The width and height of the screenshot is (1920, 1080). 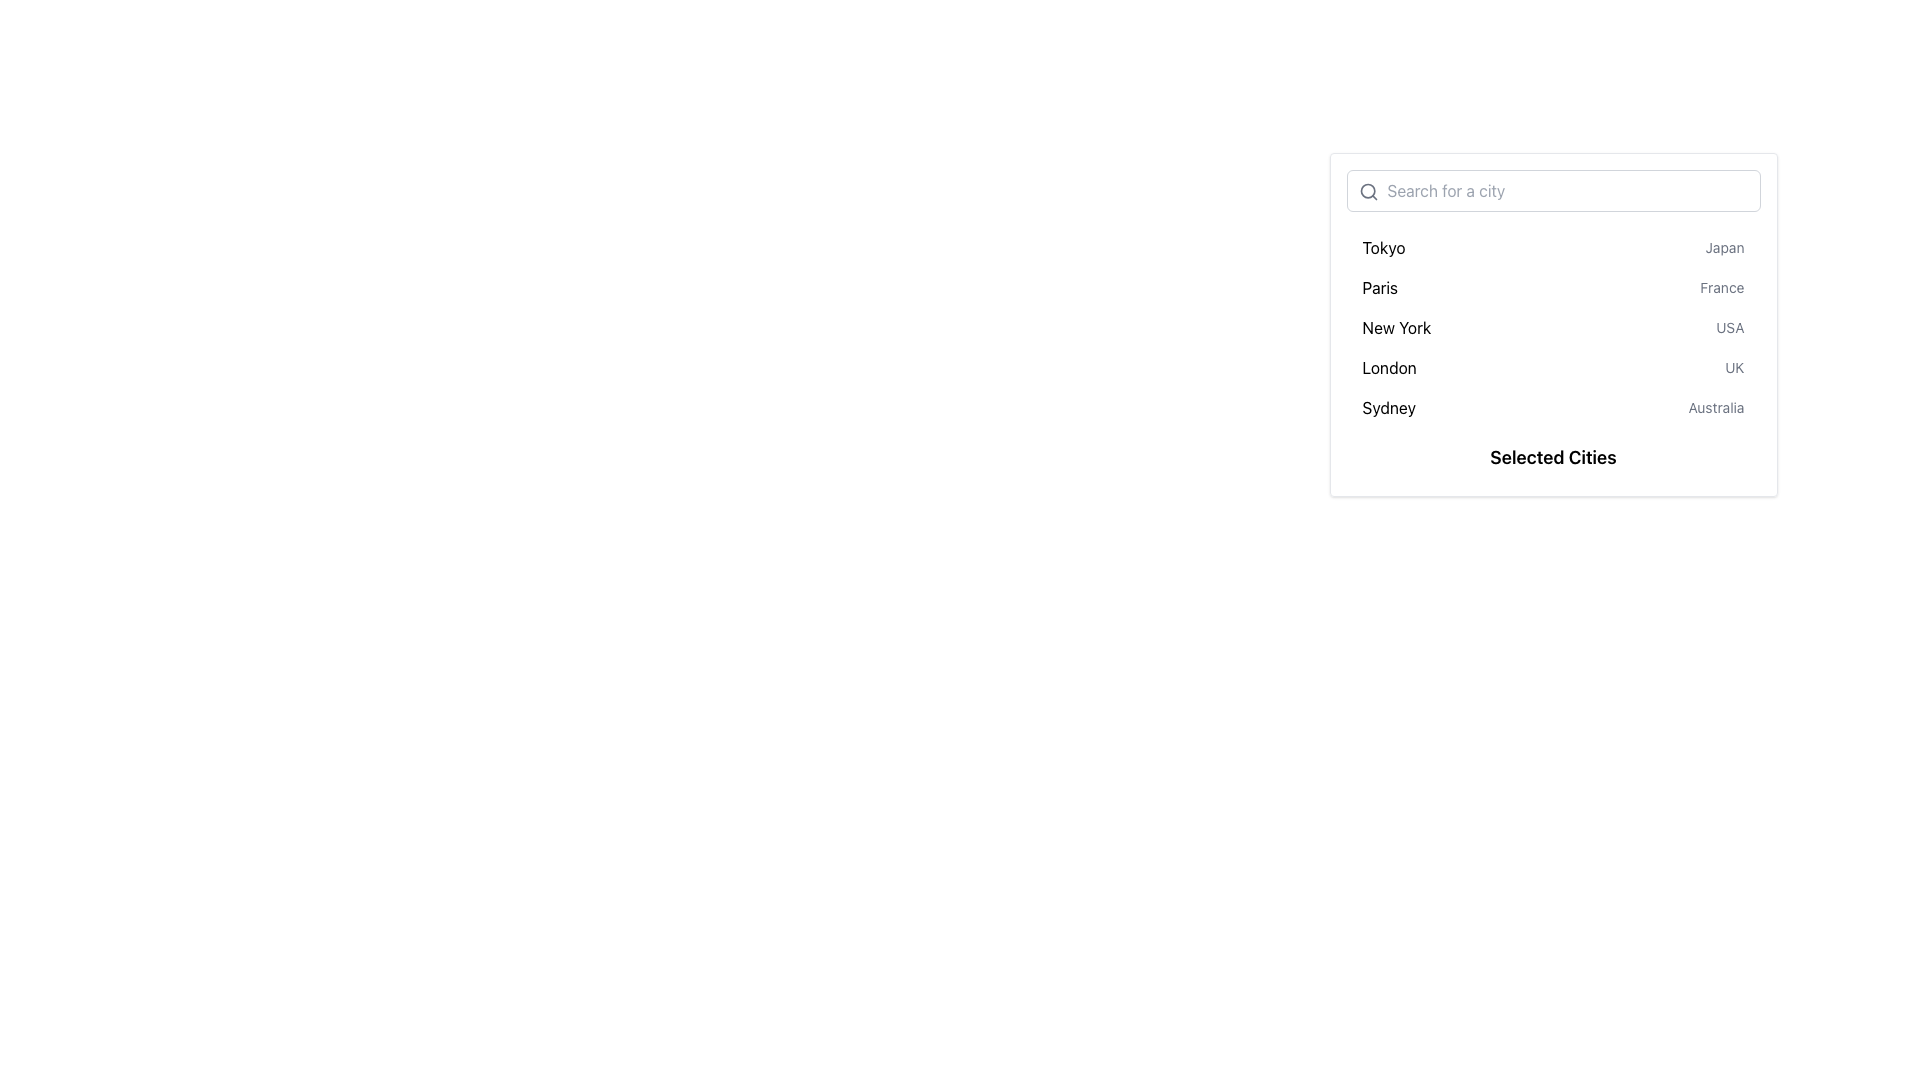 What do you see at coordinates (1367, 192) in the screenshot?
I see `the gray magnifying glass icon located at the top-left corner of the search input field, which is styled in a minimal outline design and matches the placeholder text styling` at bounding box center [1367, 192].